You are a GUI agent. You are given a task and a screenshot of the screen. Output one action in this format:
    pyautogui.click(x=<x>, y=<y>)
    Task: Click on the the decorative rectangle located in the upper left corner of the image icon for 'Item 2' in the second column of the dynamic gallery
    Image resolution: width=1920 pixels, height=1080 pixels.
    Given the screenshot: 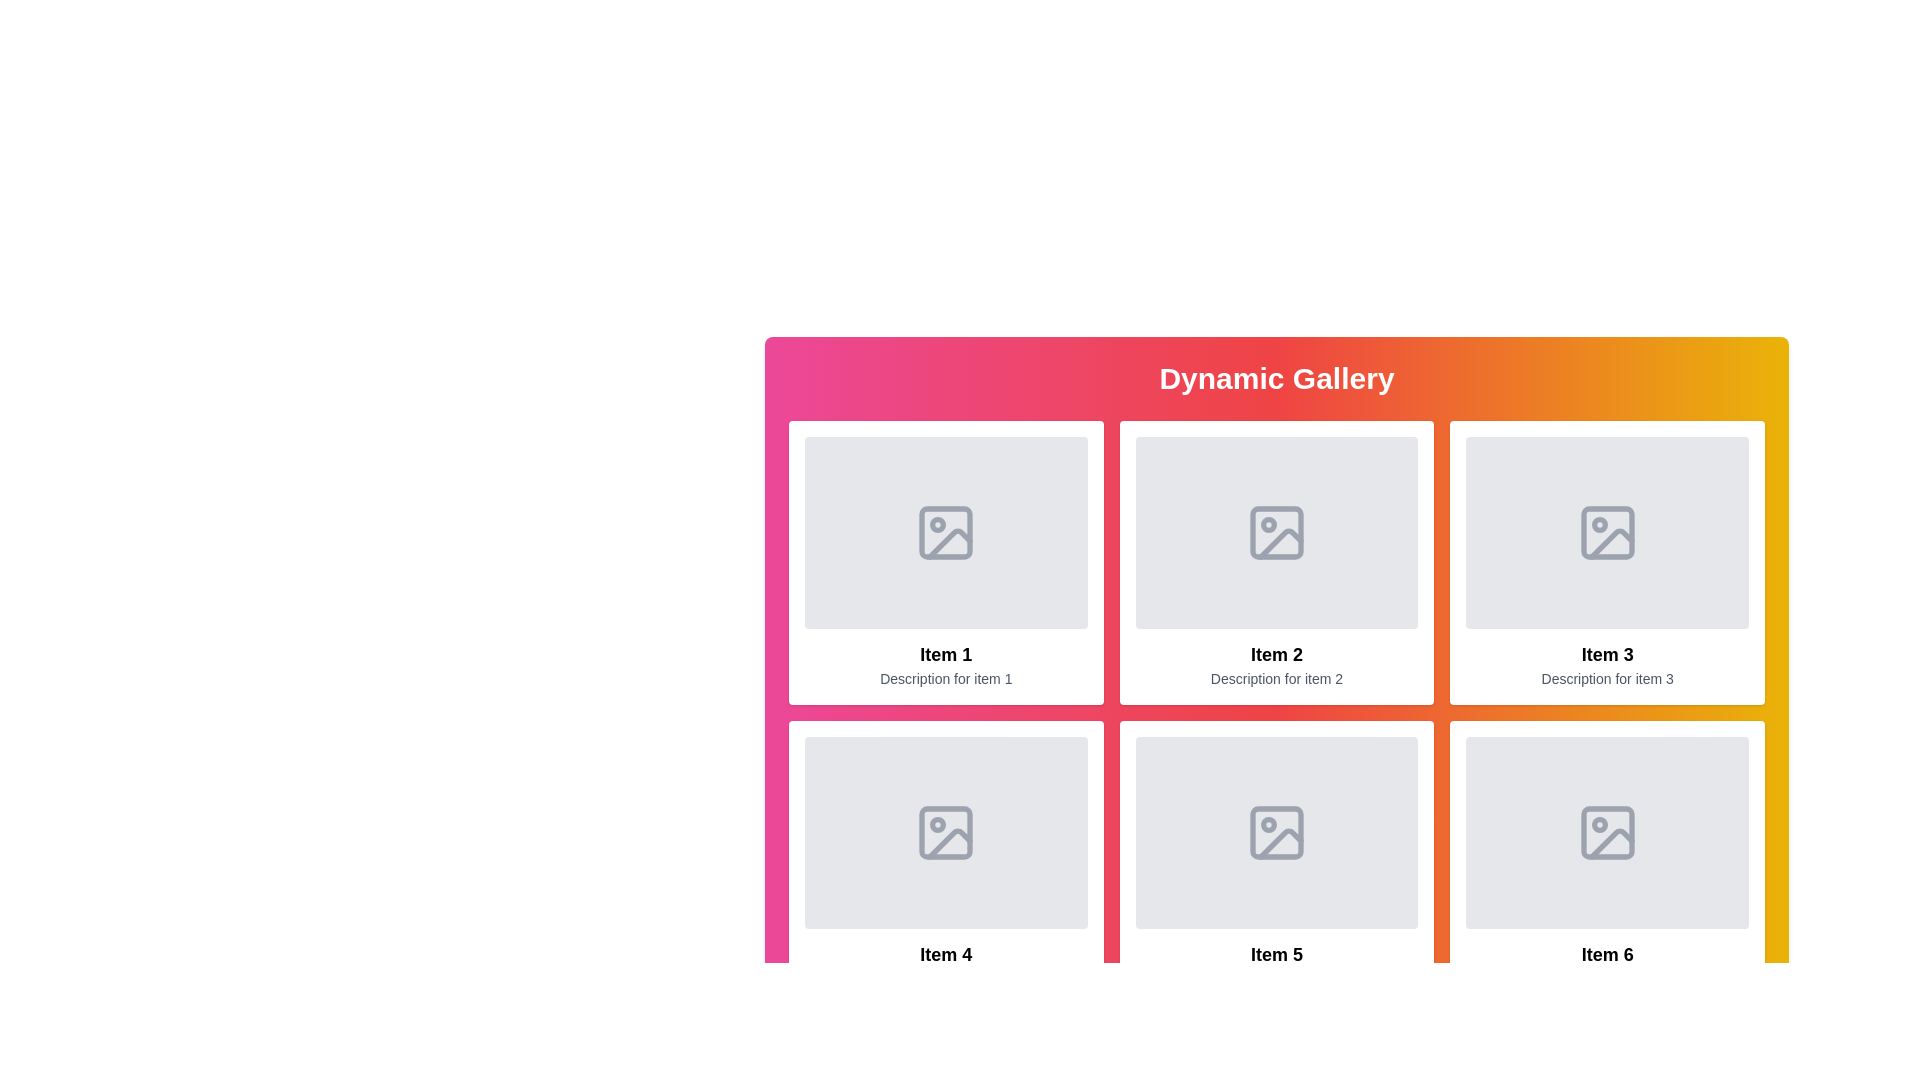 What is the action you would take?
    pyautogui.click(x=1275, y=531)
    